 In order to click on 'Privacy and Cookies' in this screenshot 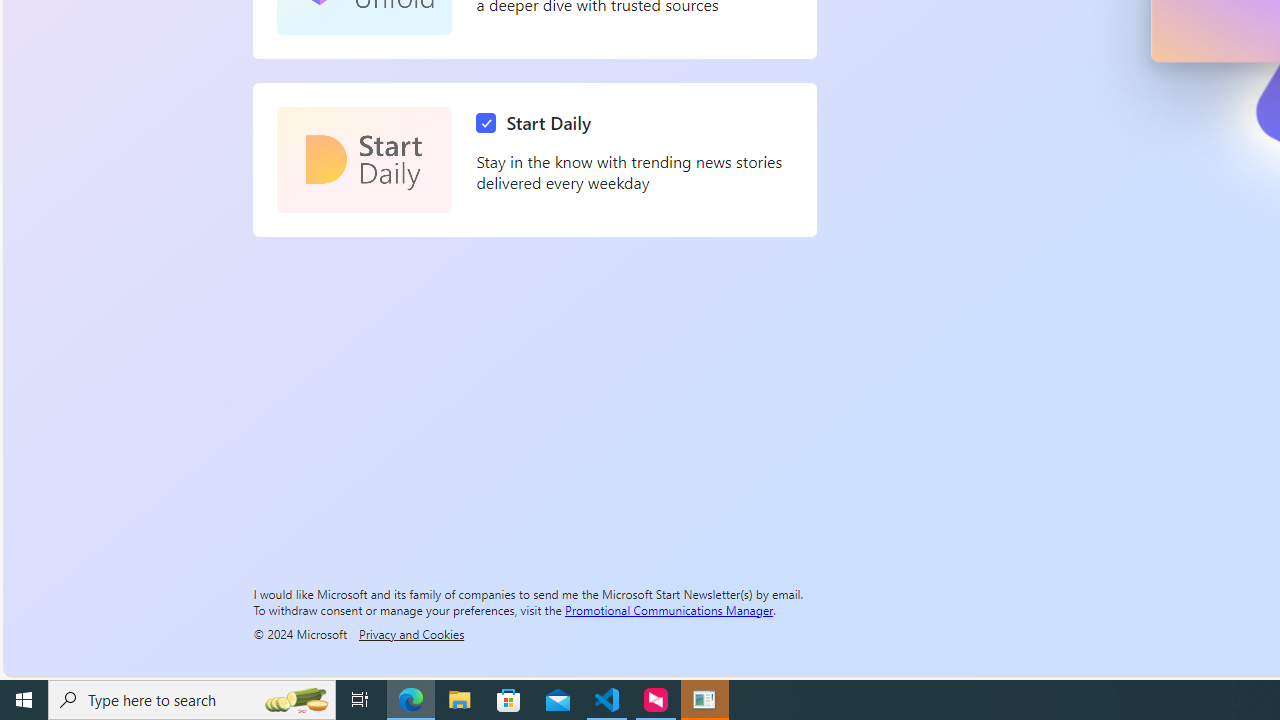, I will do `click(410, 633)`.